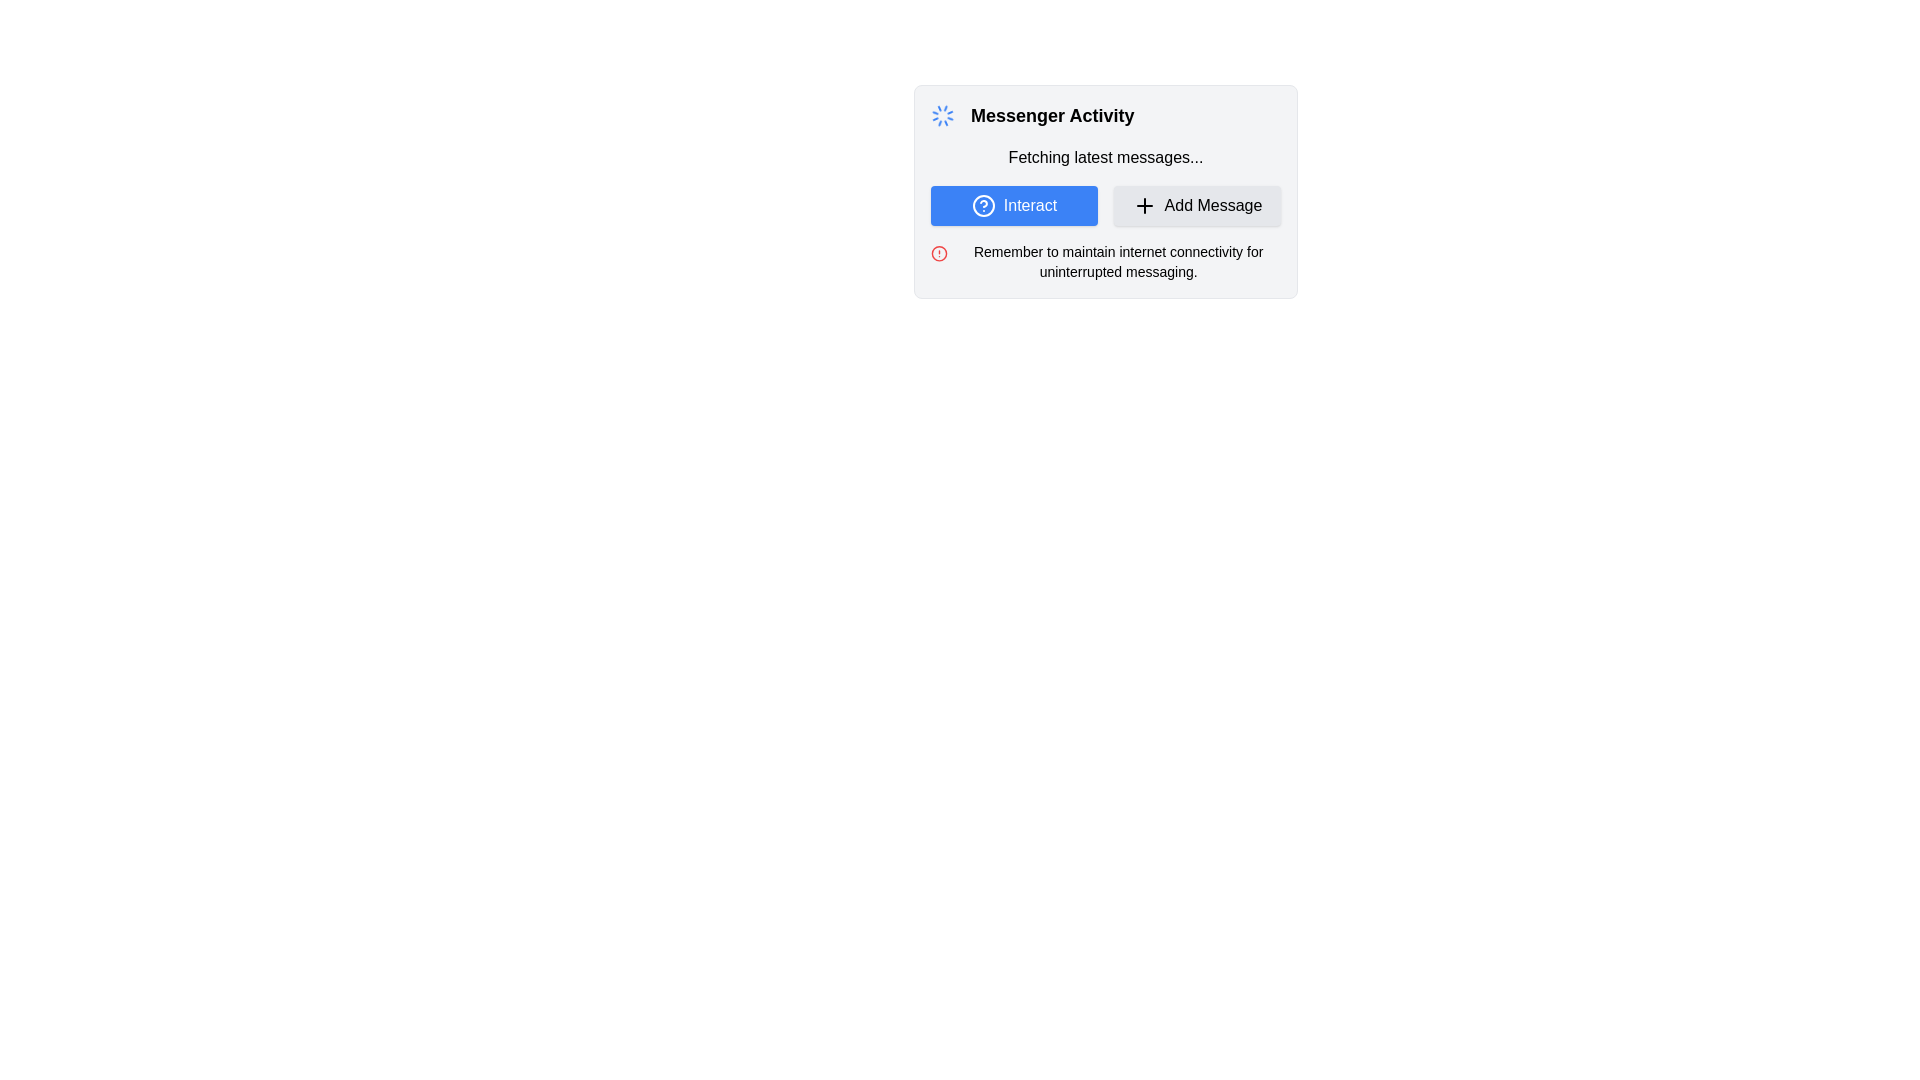 The height and width of the screenshot is (1080, 1920). Describe the element at coordinates (1104, 261) in the screenshot. I see `informative message about maintaining internet connectivity, which includes a warning icon and the text 'Remember to maintain internet connectivity for uninterrupted messaging.' This message is located at the bottom of the 'Messenger Activity' section` at that location.